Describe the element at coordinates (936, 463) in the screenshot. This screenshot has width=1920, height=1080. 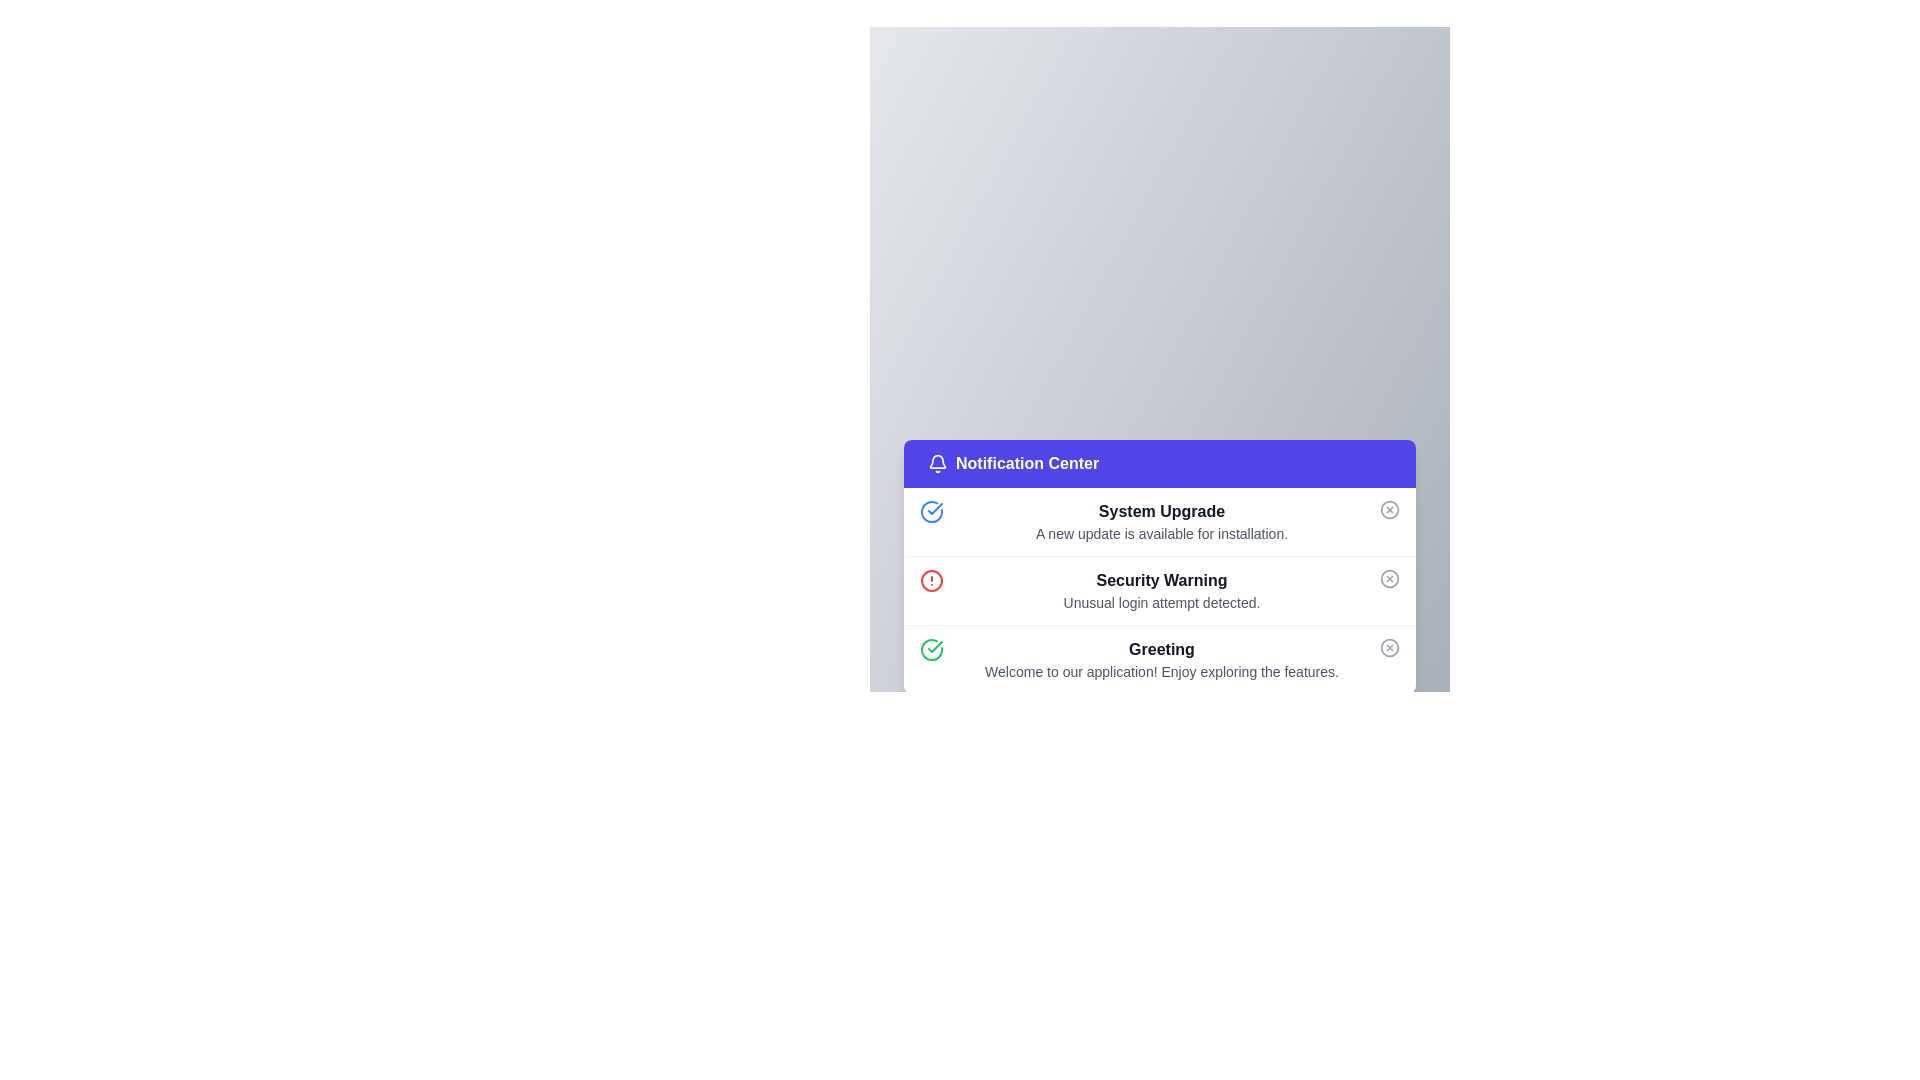
I see `the notification icon located in the header section of the Notification Center` at that location.